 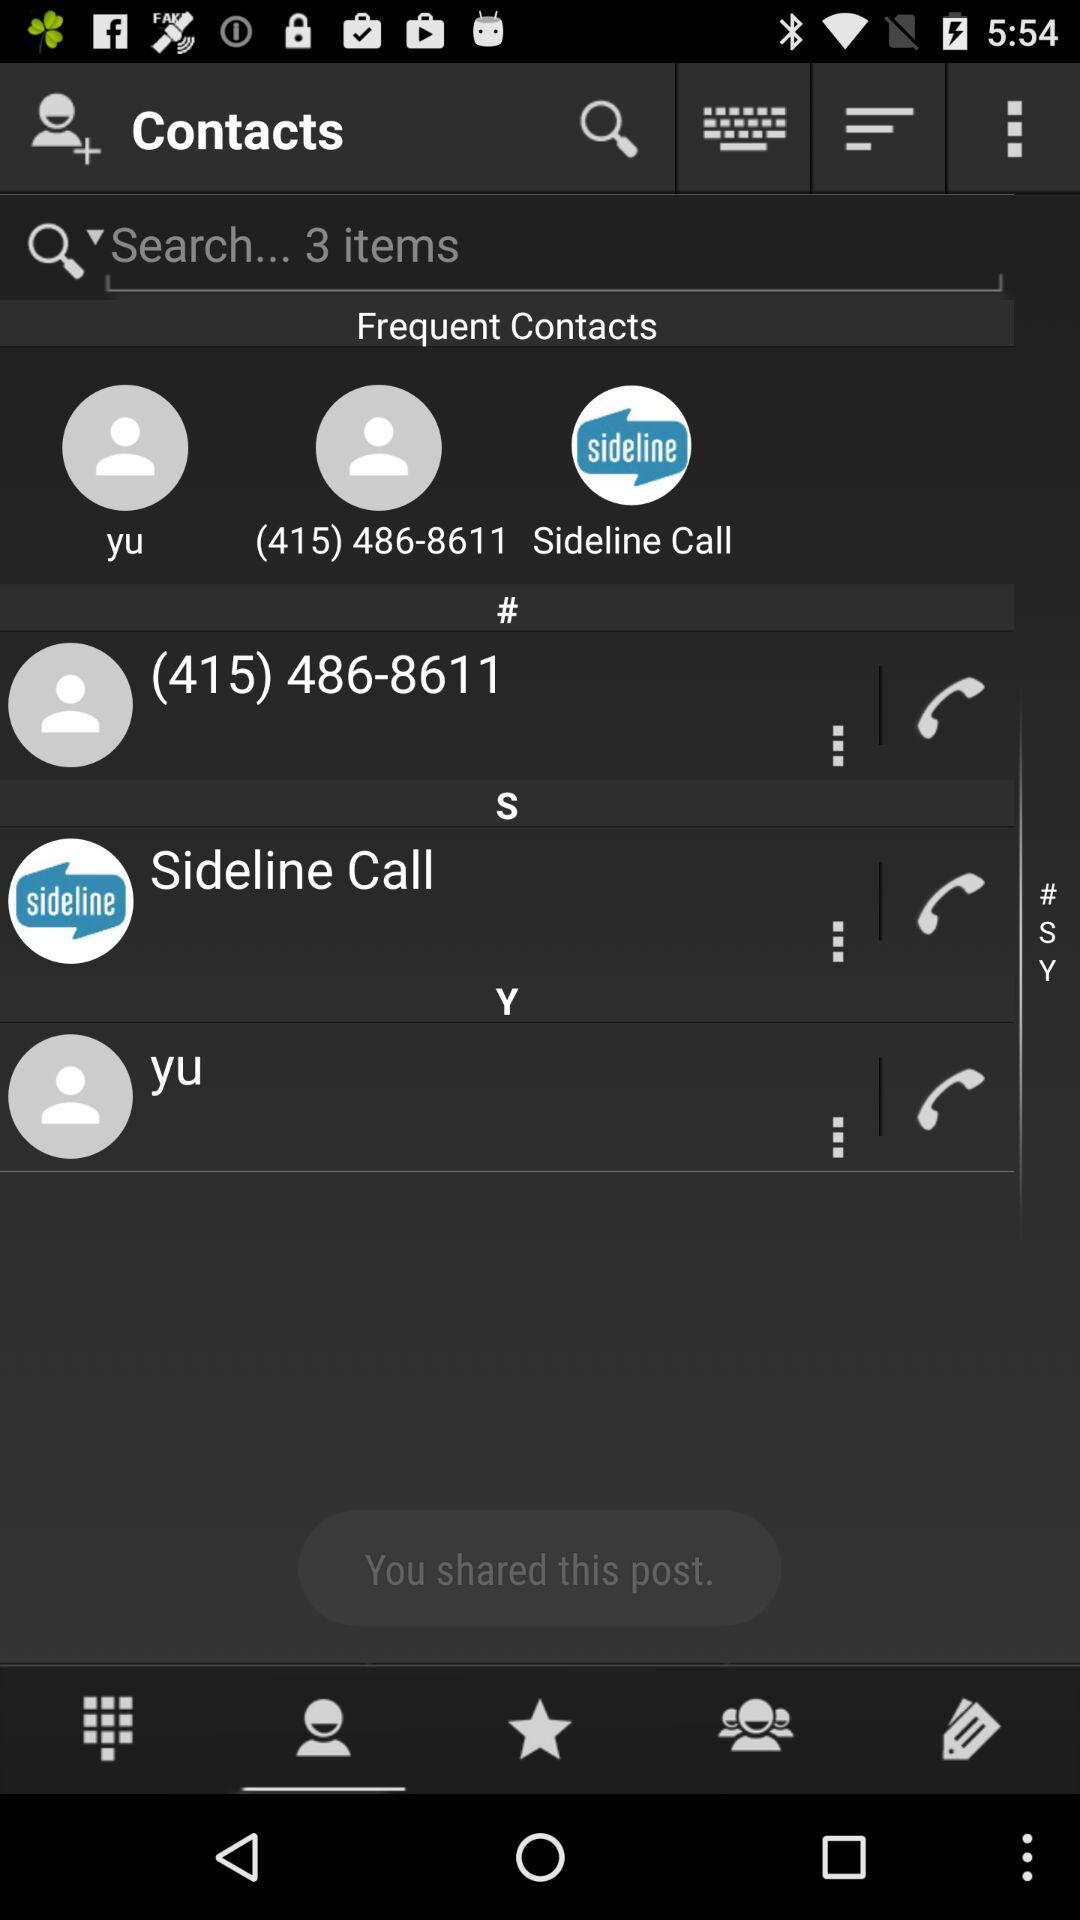 I want to click on favorites button, so click(x=540, y=1727).